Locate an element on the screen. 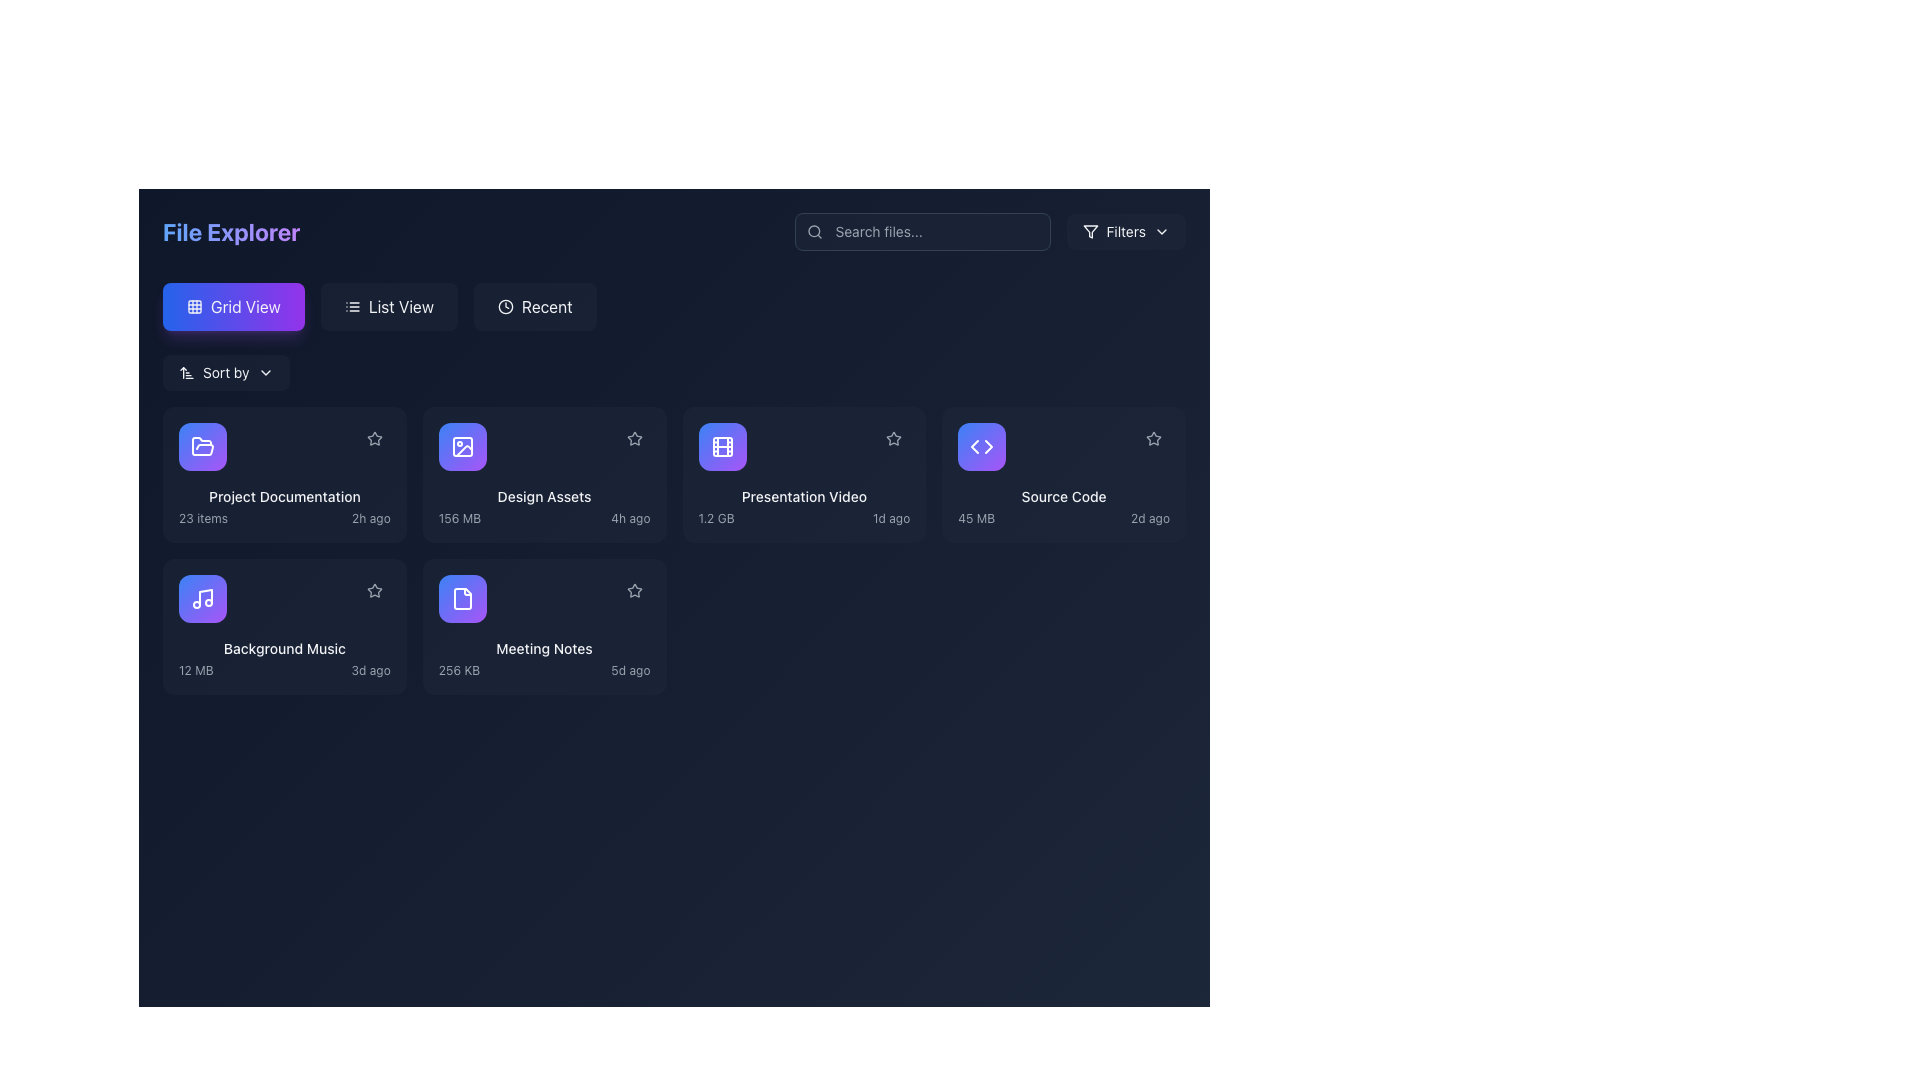 The width and height of the screenshot is (1920, 1080). the star icon located in the top-right corner of the 'Presentation Video' file card to mark it as a favorite is located at coordinates (893, 438).